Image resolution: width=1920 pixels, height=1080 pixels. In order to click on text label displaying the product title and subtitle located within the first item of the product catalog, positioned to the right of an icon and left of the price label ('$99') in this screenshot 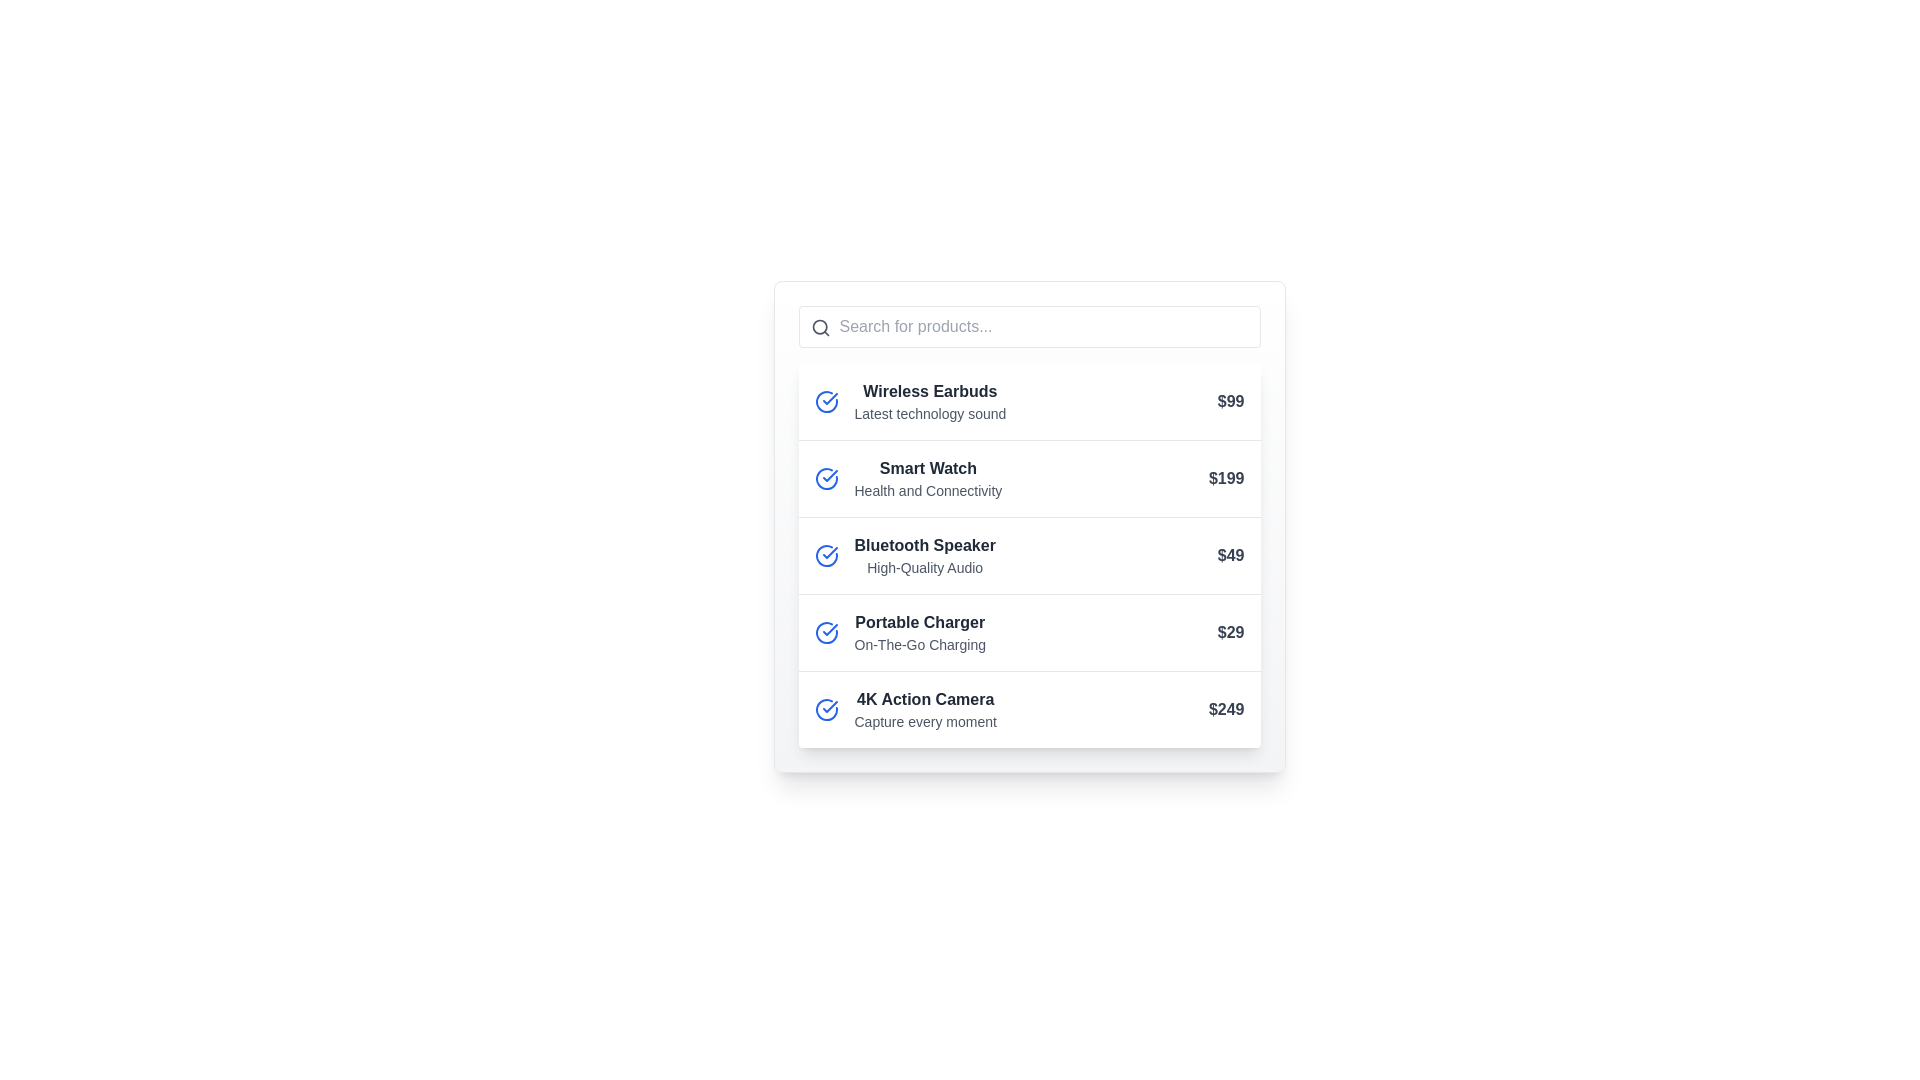, I will do `click(929, 401)`.